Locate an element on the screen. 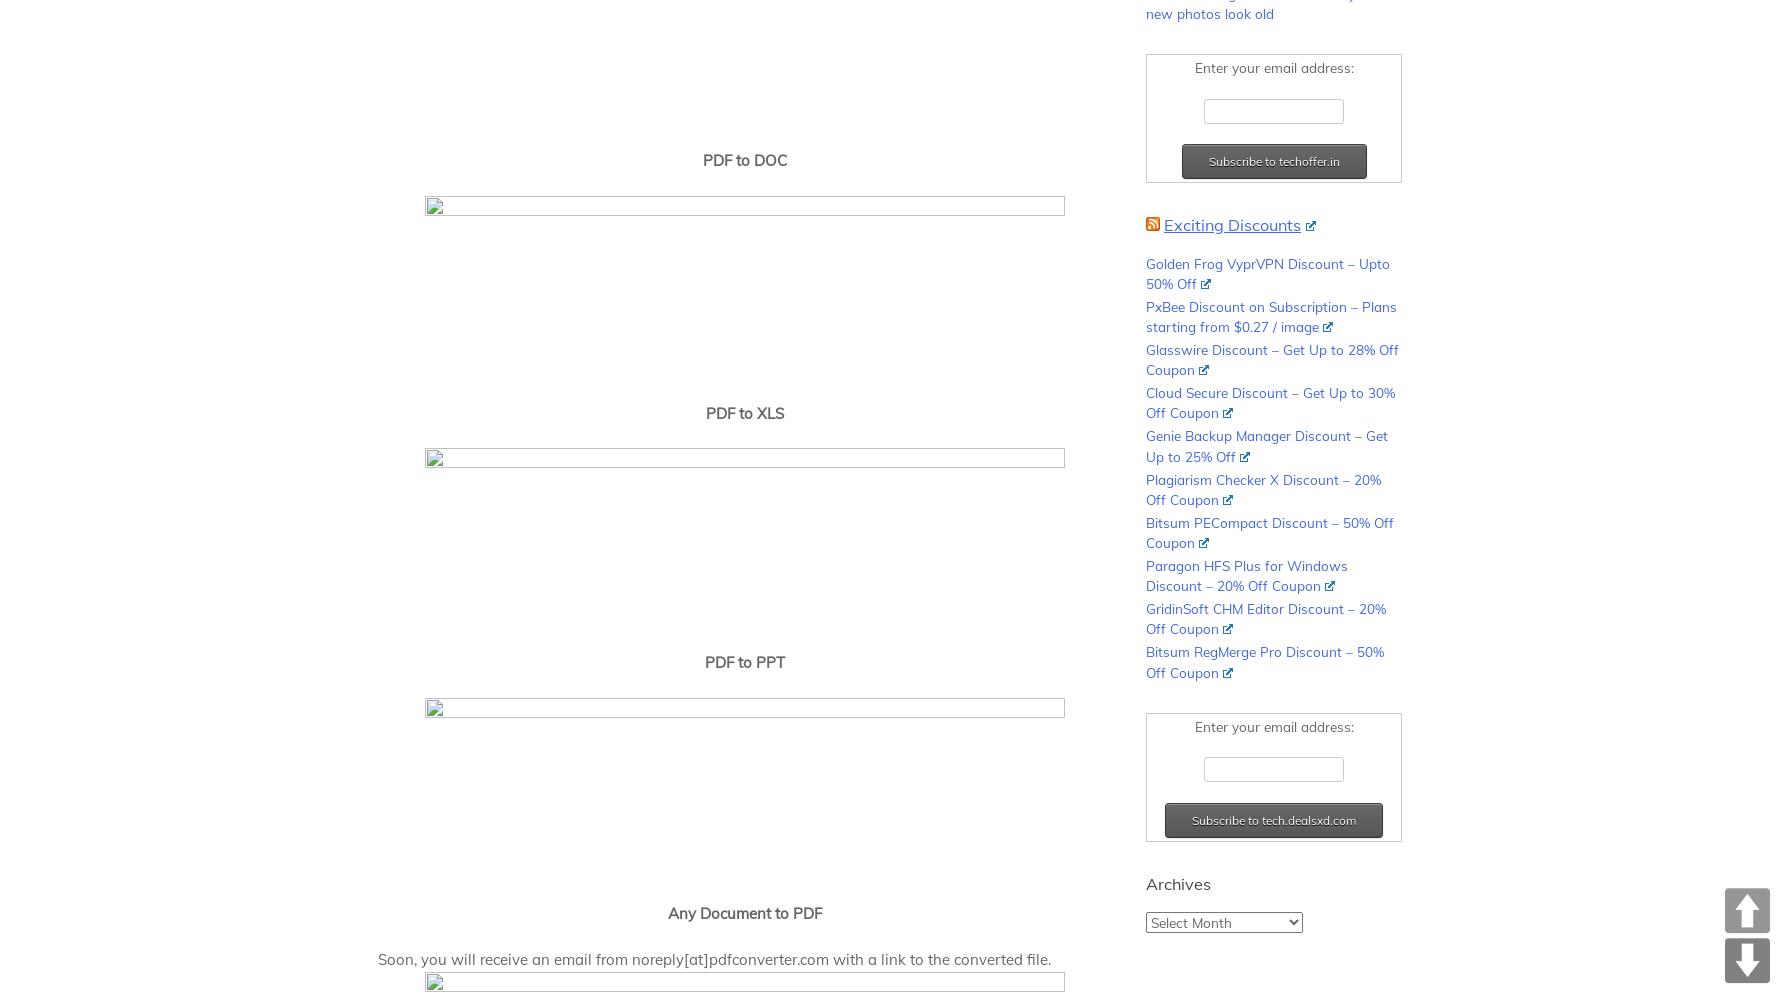  'PDF to DOC' is located at coordinates (701, 160).